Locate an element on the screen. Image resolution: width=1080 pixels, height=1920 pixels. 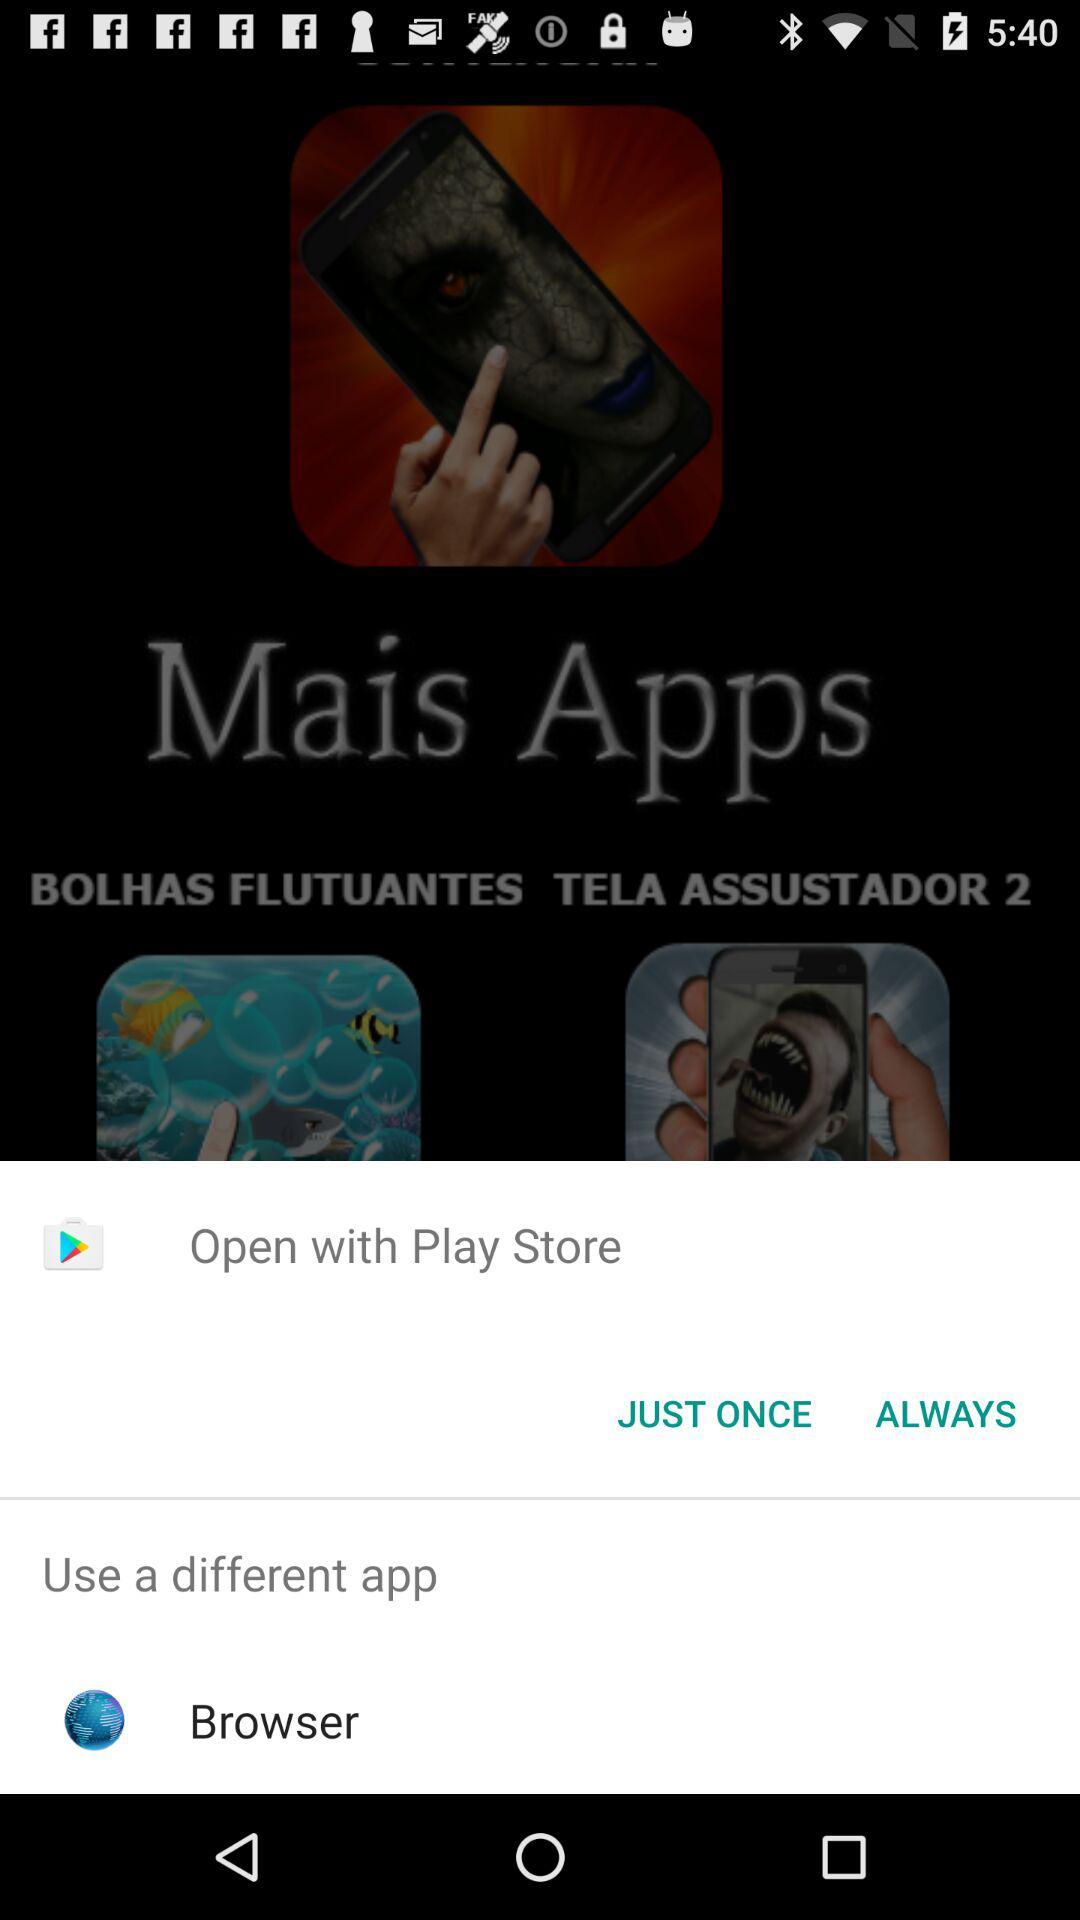
browser icon is located at coordinates (274, 1719).